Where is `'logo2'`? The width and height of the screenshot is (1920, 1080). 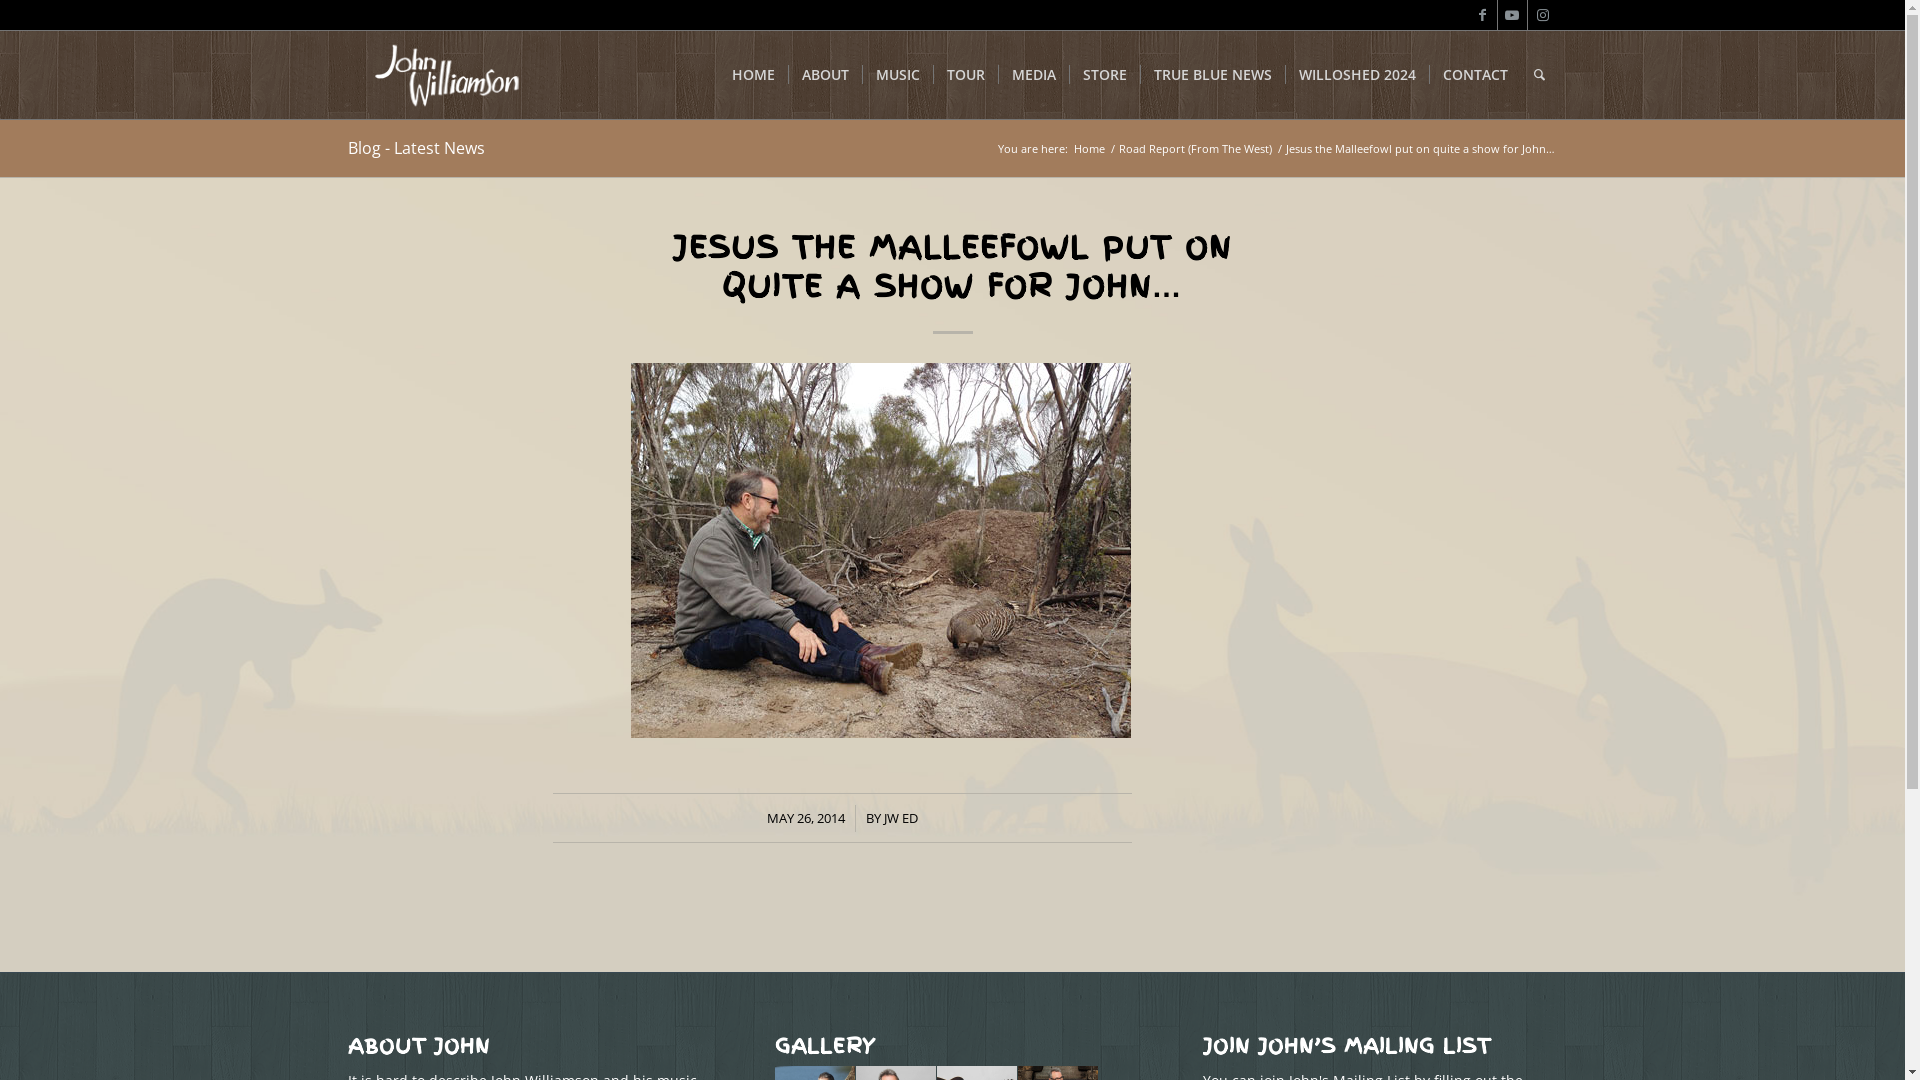 'logo2' is located at coordinates (445, 73).